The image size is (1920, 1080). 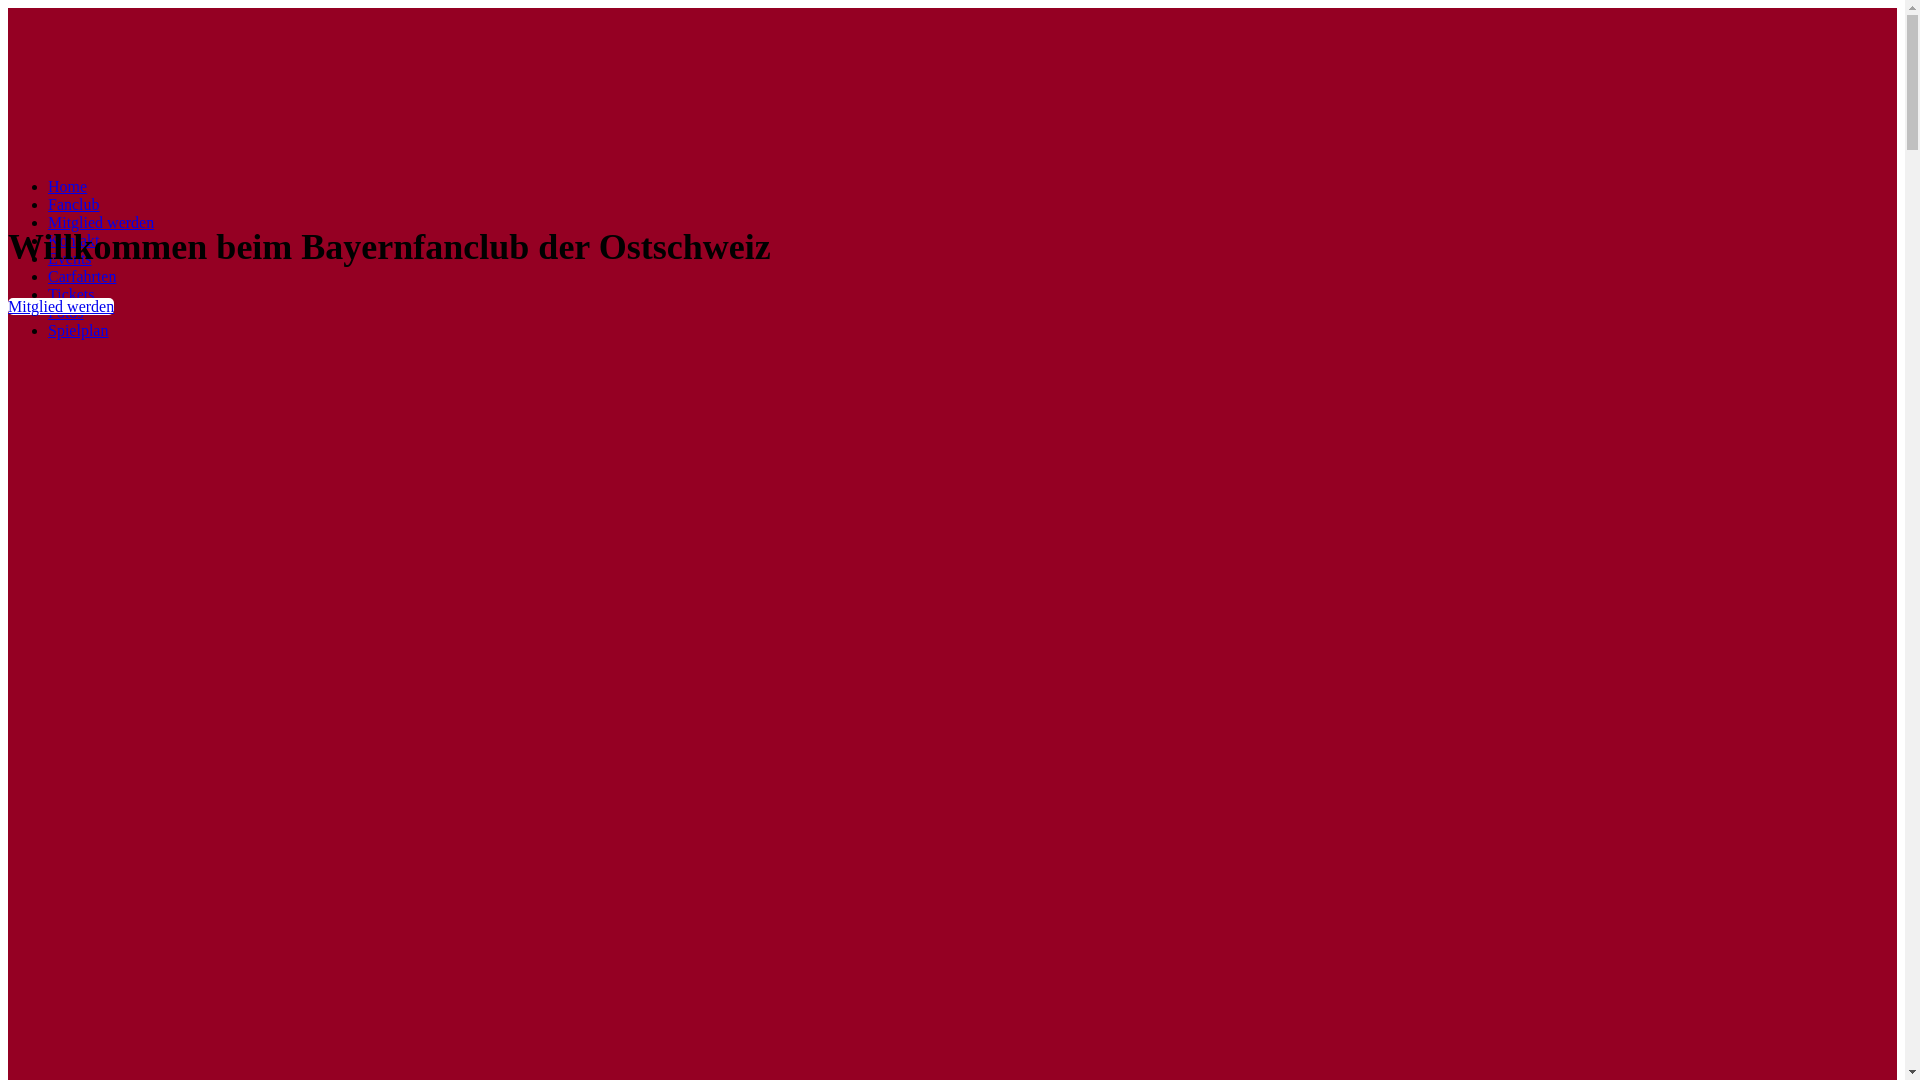 I want to click on 'Mitglied werden', so click(x=61, y=306).